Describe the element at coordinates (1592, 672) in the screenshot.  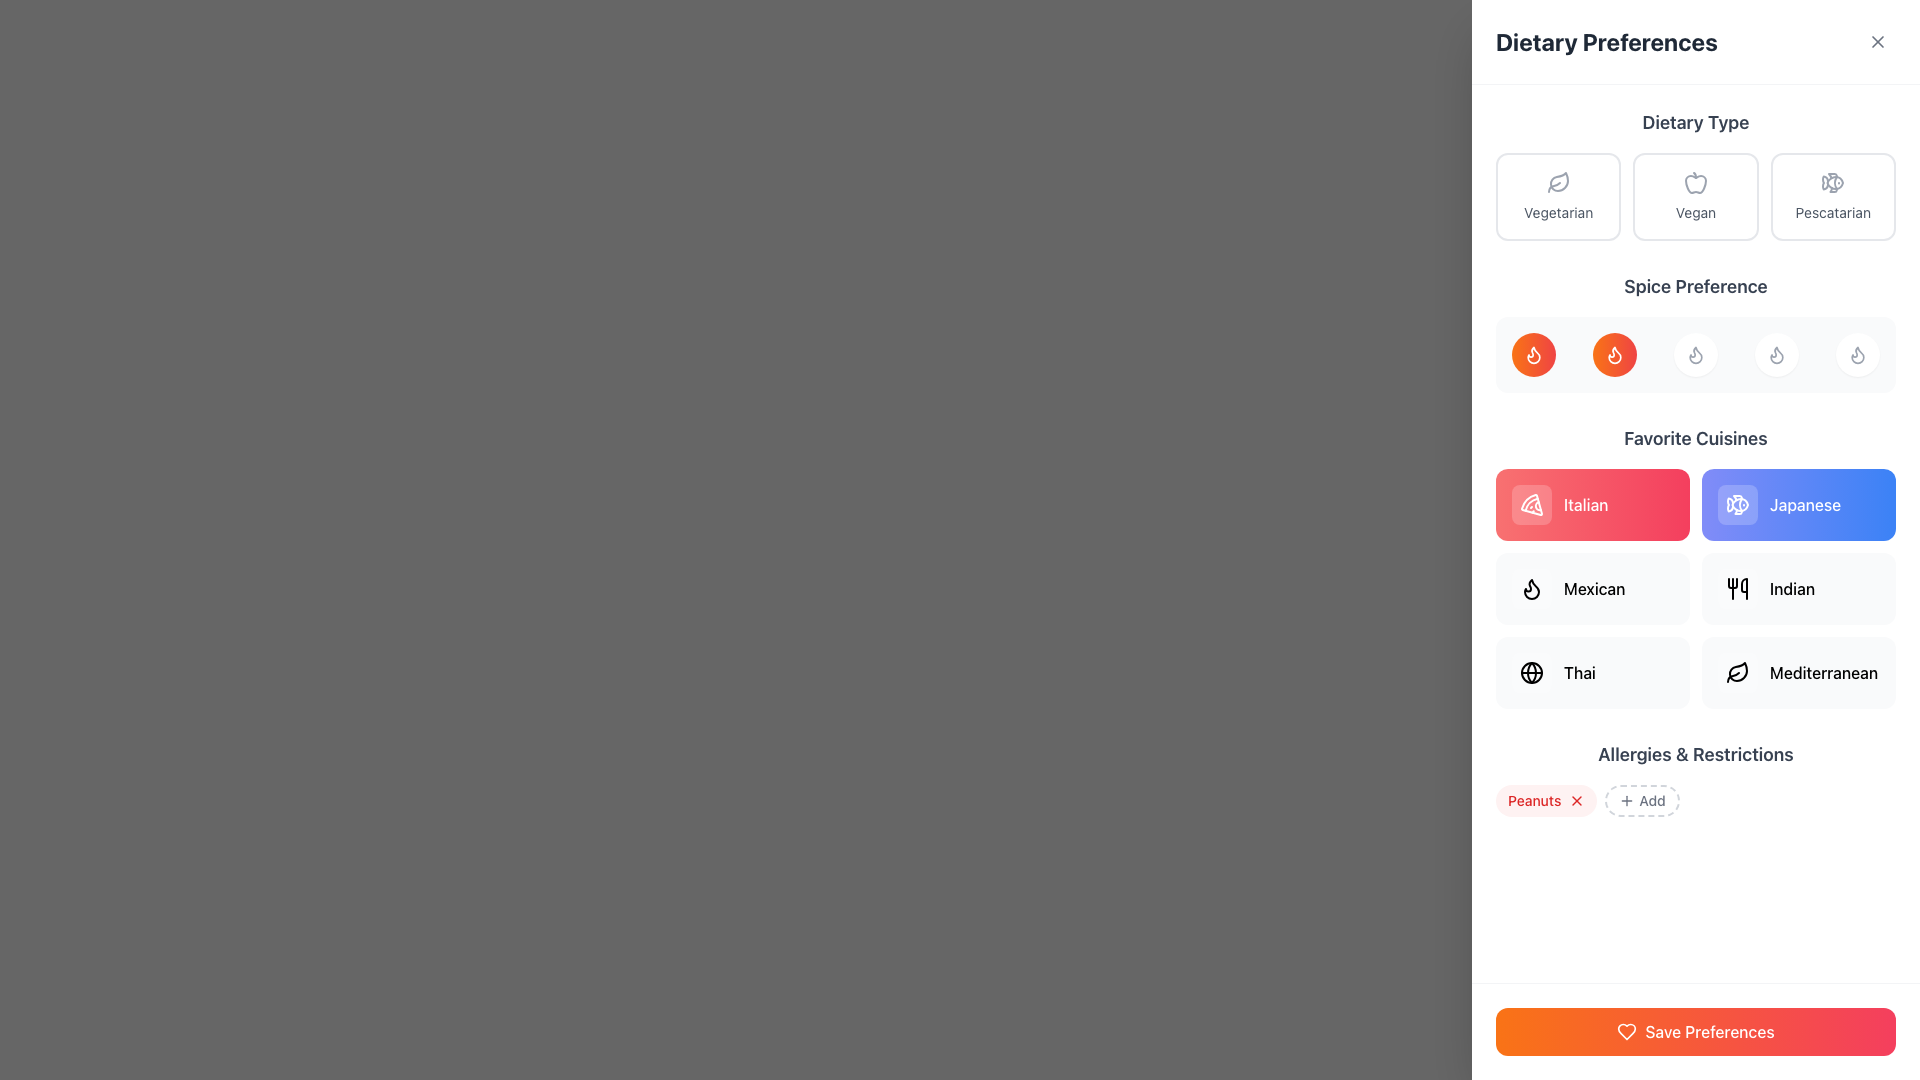
I see `the 'Thai' selectable button in the 'Favorite Cuisines' section` at that location.